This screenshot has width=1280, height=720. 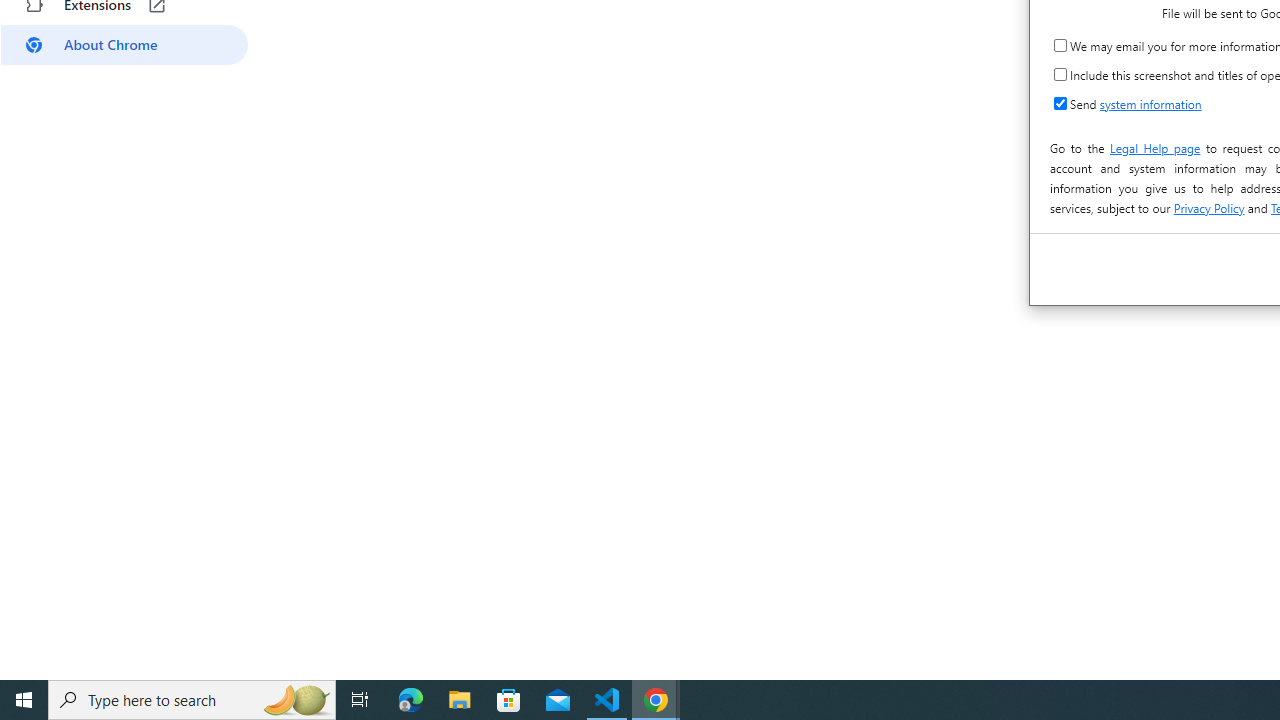 I want to click on 'Task View', so click(x=359, y=698).